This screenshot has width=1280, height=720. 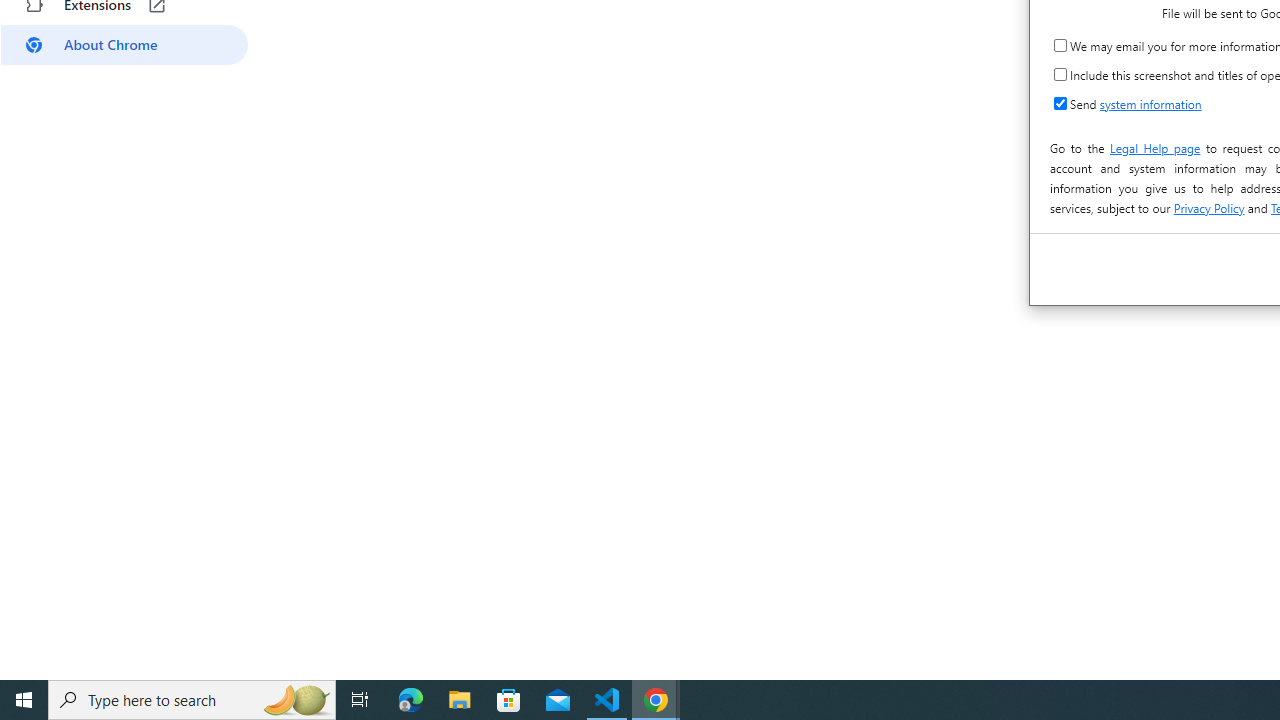 I want to click on 'Task View', so click(x=359, y=698).